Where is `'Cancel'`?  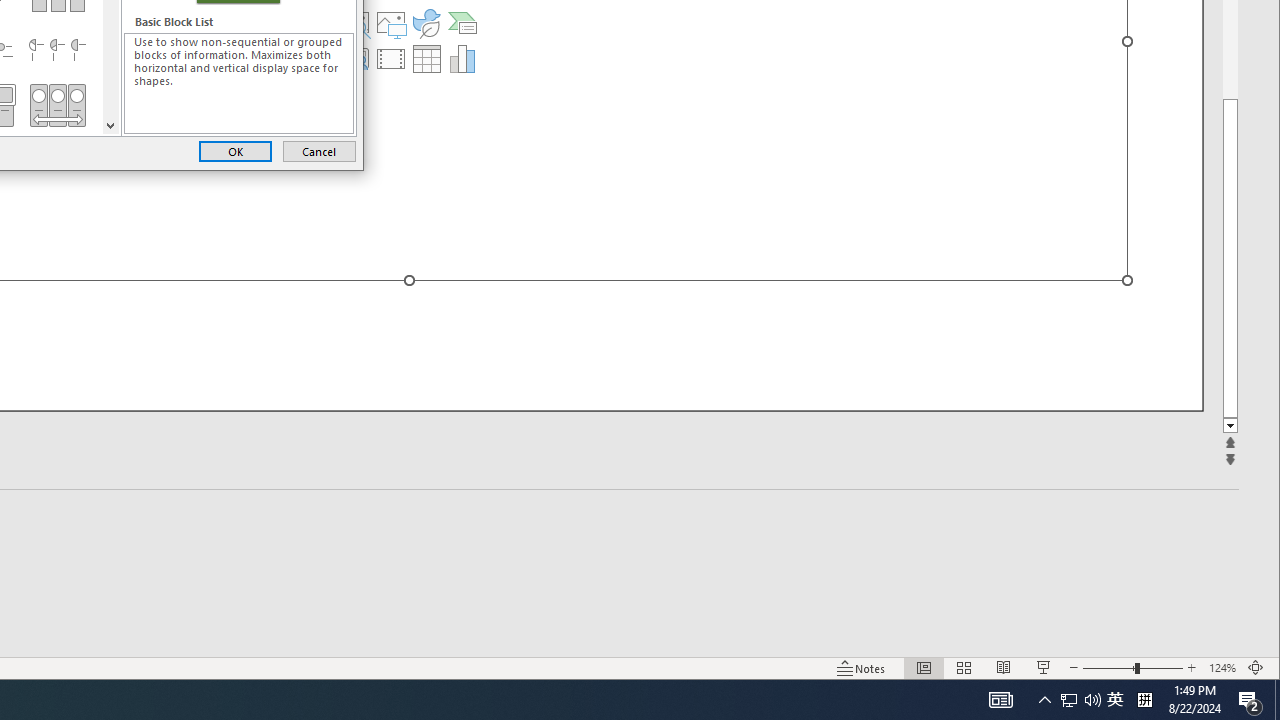 'Cancel' is located at coordinates (318, 150).